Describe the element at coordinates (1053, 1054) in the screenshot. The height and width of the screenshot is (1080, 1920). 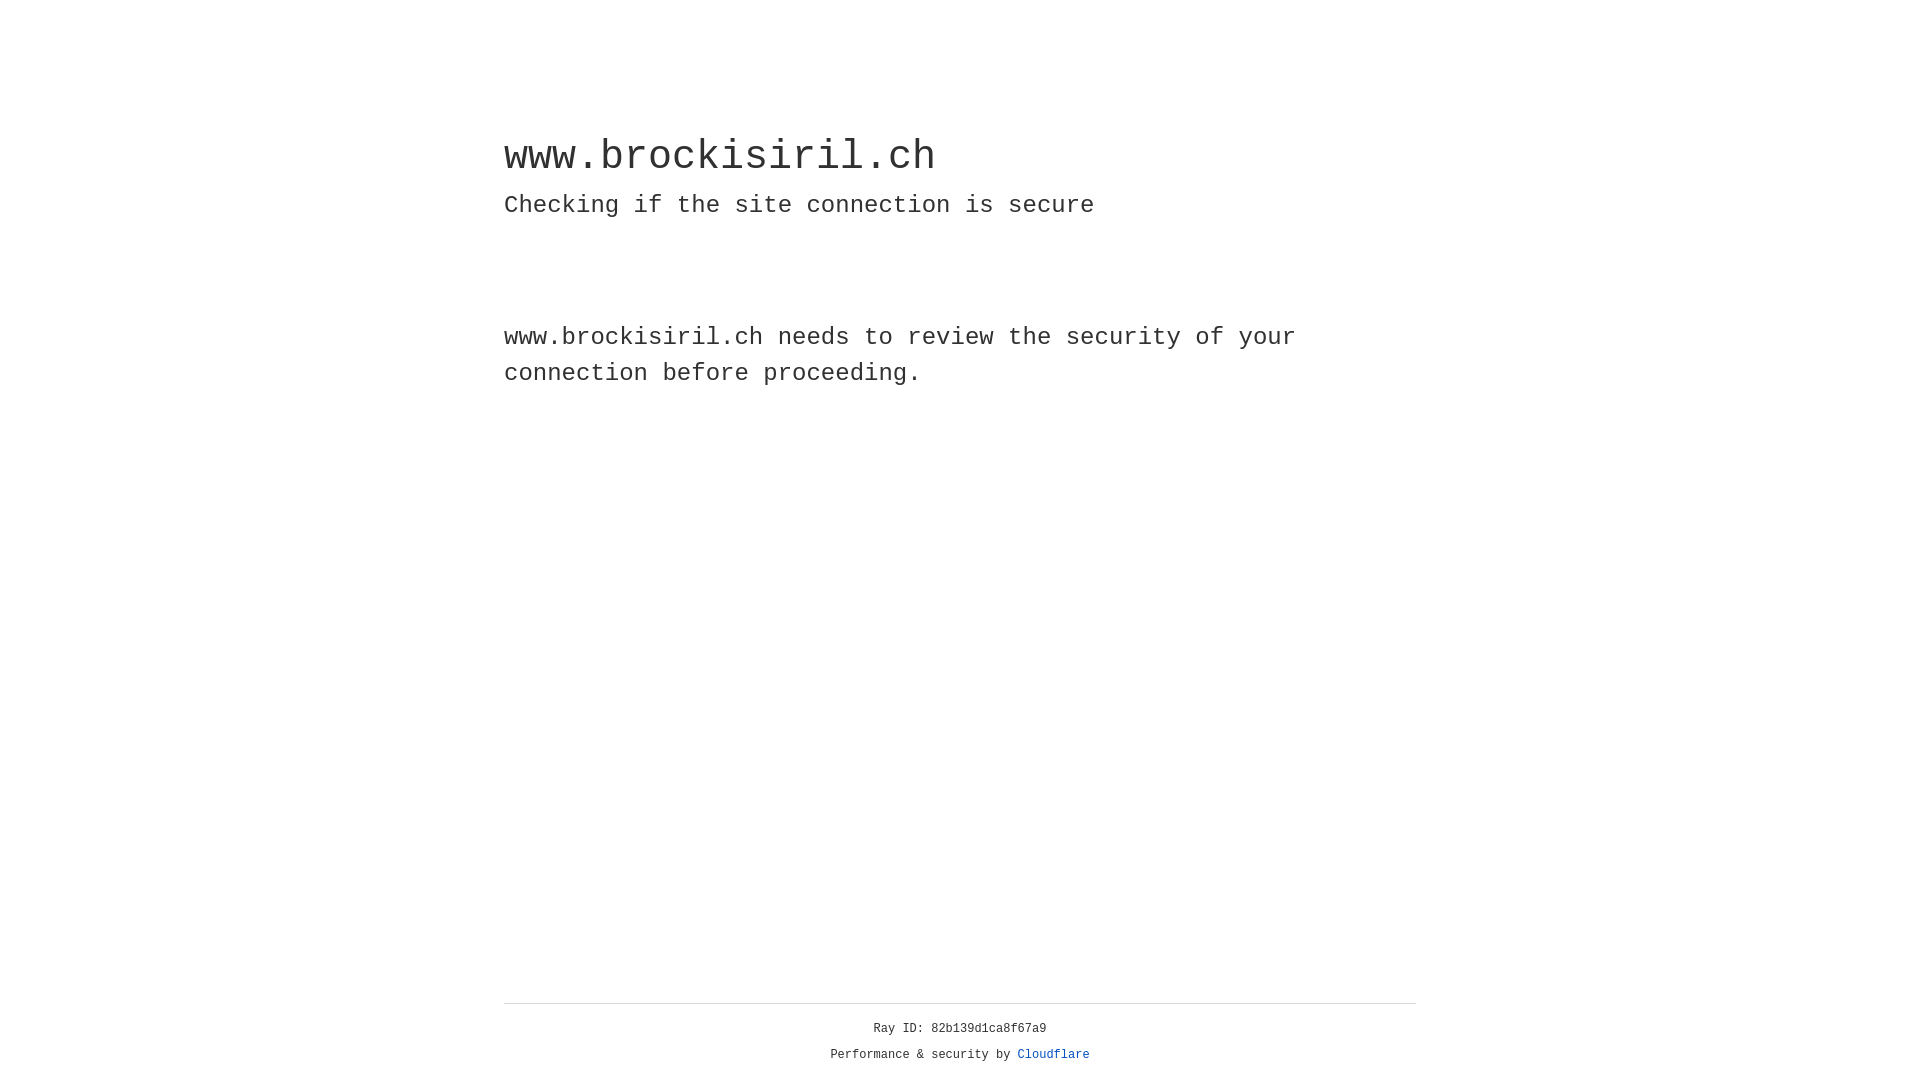
I see `'Cloudflare'` at that location.